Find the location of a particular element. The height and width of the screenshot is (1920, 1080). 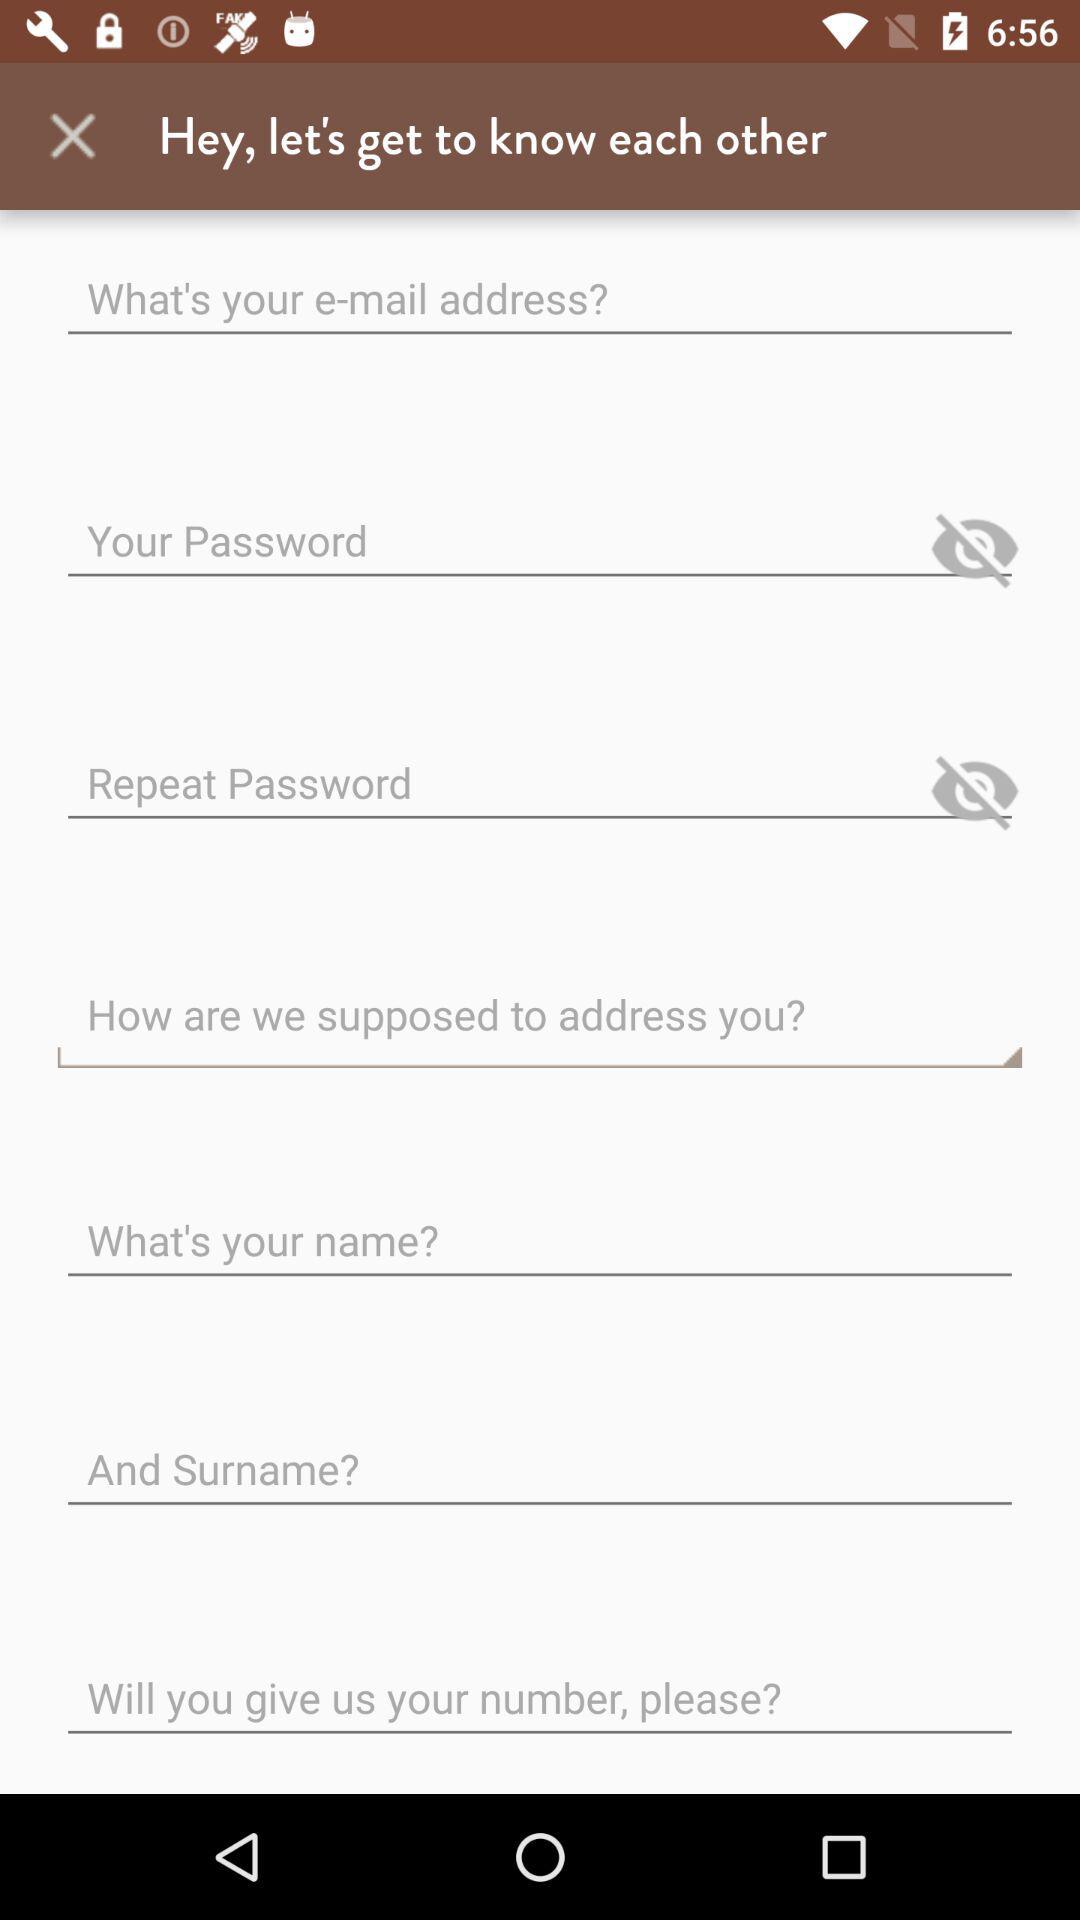

your name is located at coordinates (540, 1223).